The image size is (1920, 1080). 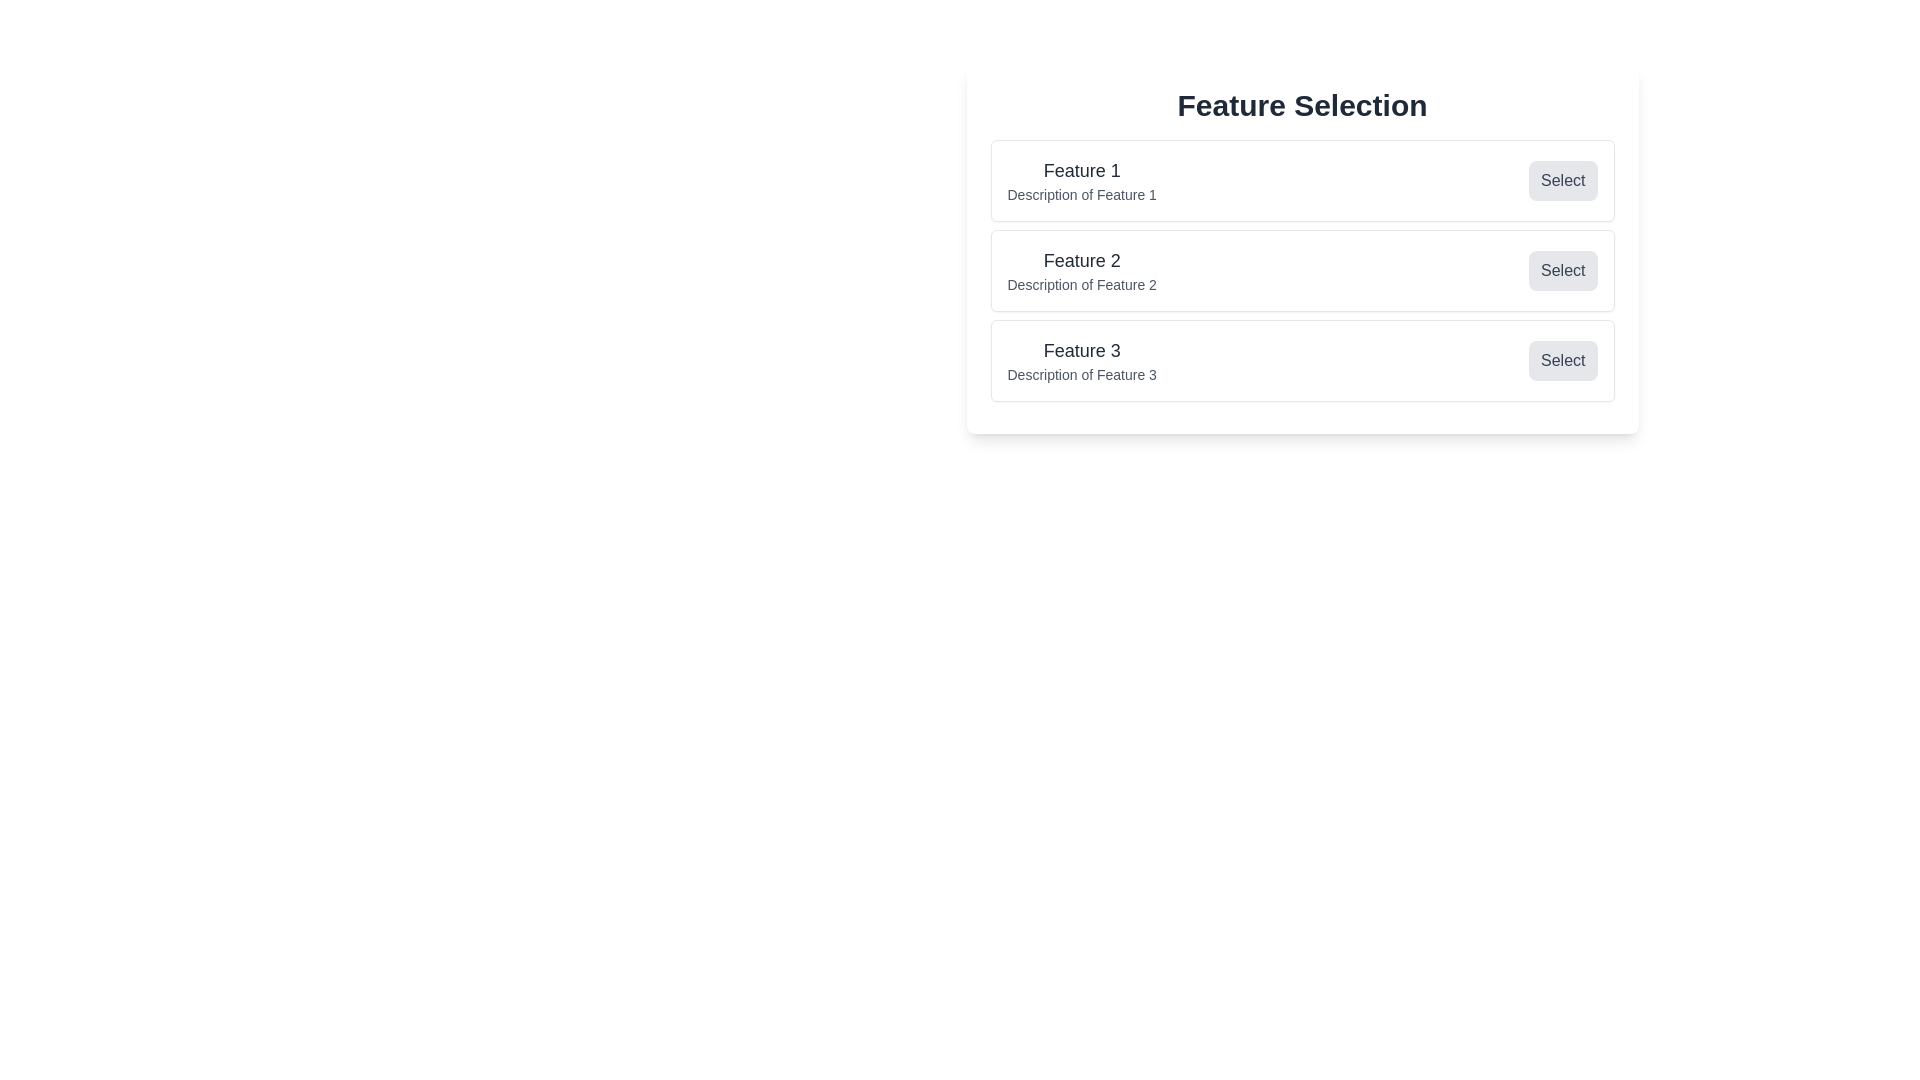 What do you see at coordinates (1081, 270) in the screenshot?
I see `the text label that describes 'Feature 2', which is positioned below 'Feature 1' and above 'Feature 3' in the 'Feature Selection' list` at bounding box center [1081, 270].